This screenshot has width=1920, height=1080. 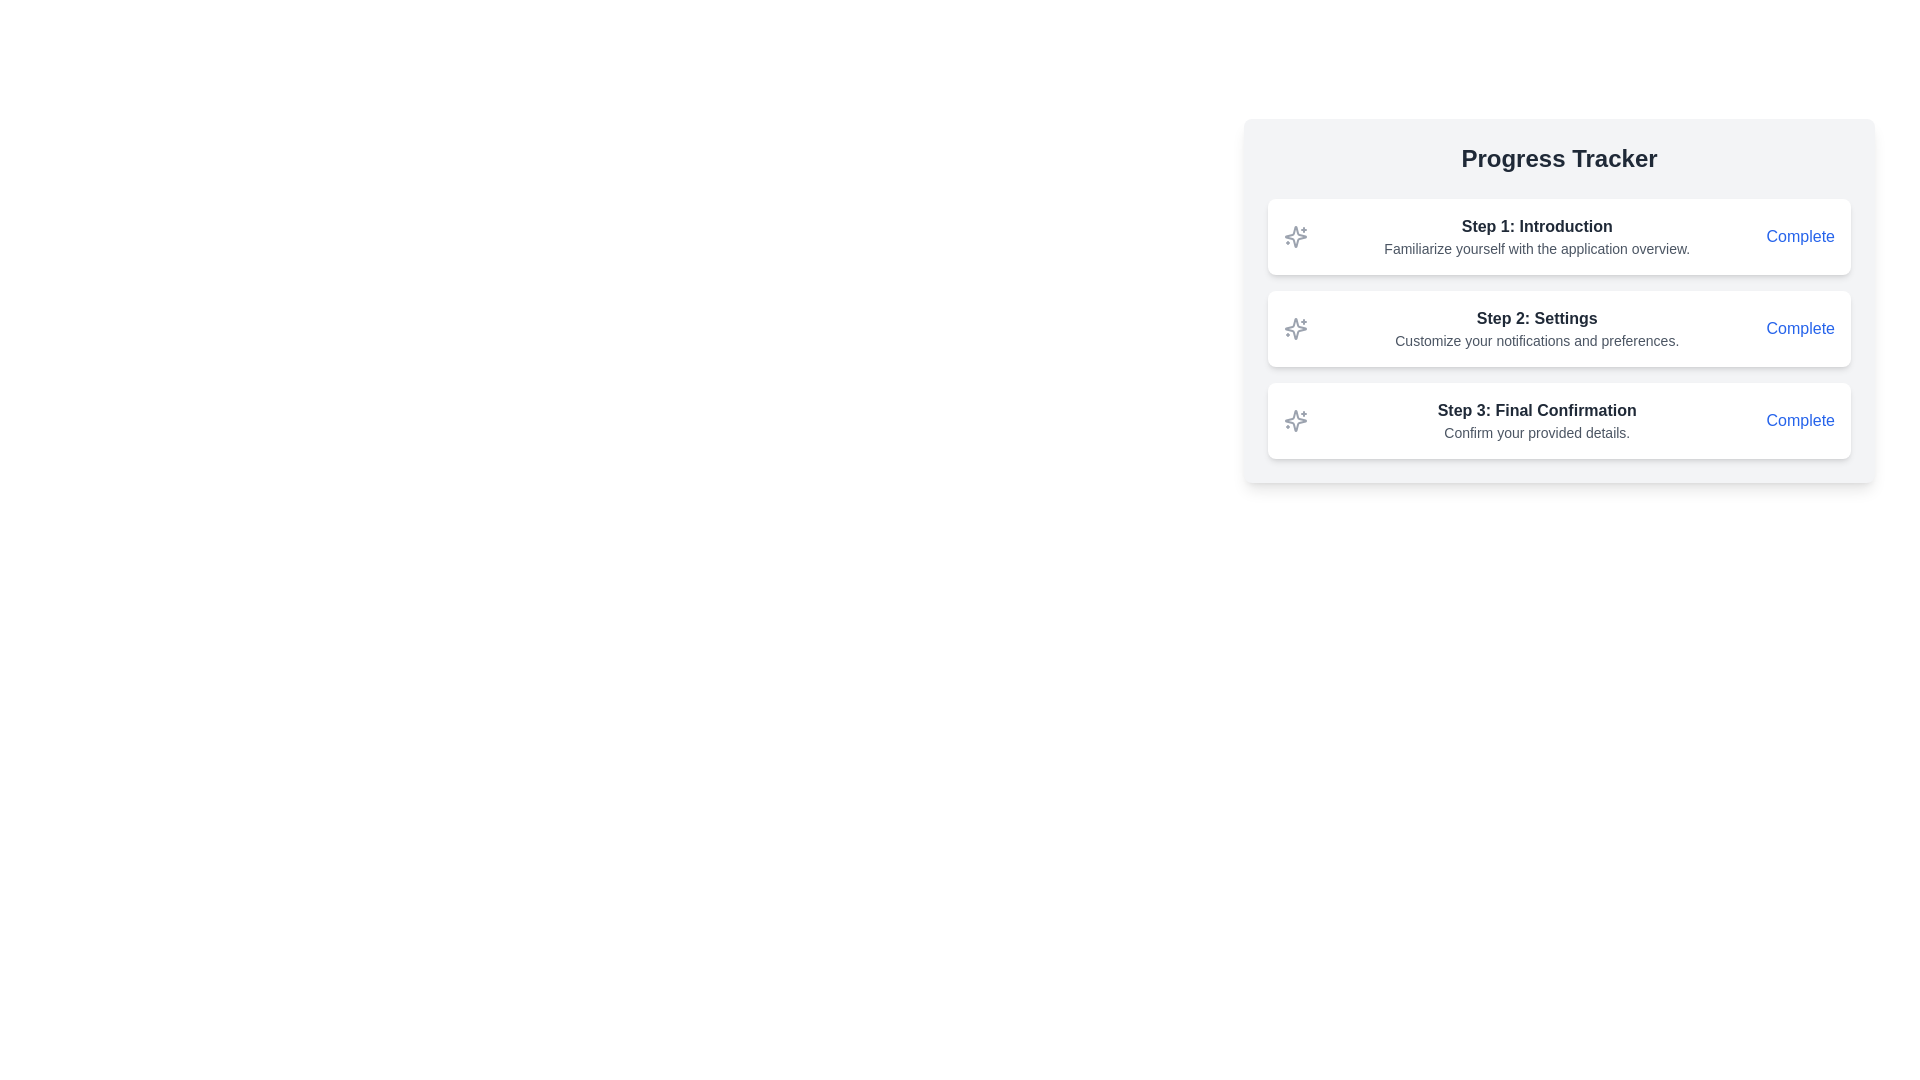 What do you see at coordinates (1296, 419) in the screenshot?
I see `the decorative star-shaped icon within the progress tracker UI, located to the left of 'Step 3: Final Confirmation'` at bounding box center [1296, 419].